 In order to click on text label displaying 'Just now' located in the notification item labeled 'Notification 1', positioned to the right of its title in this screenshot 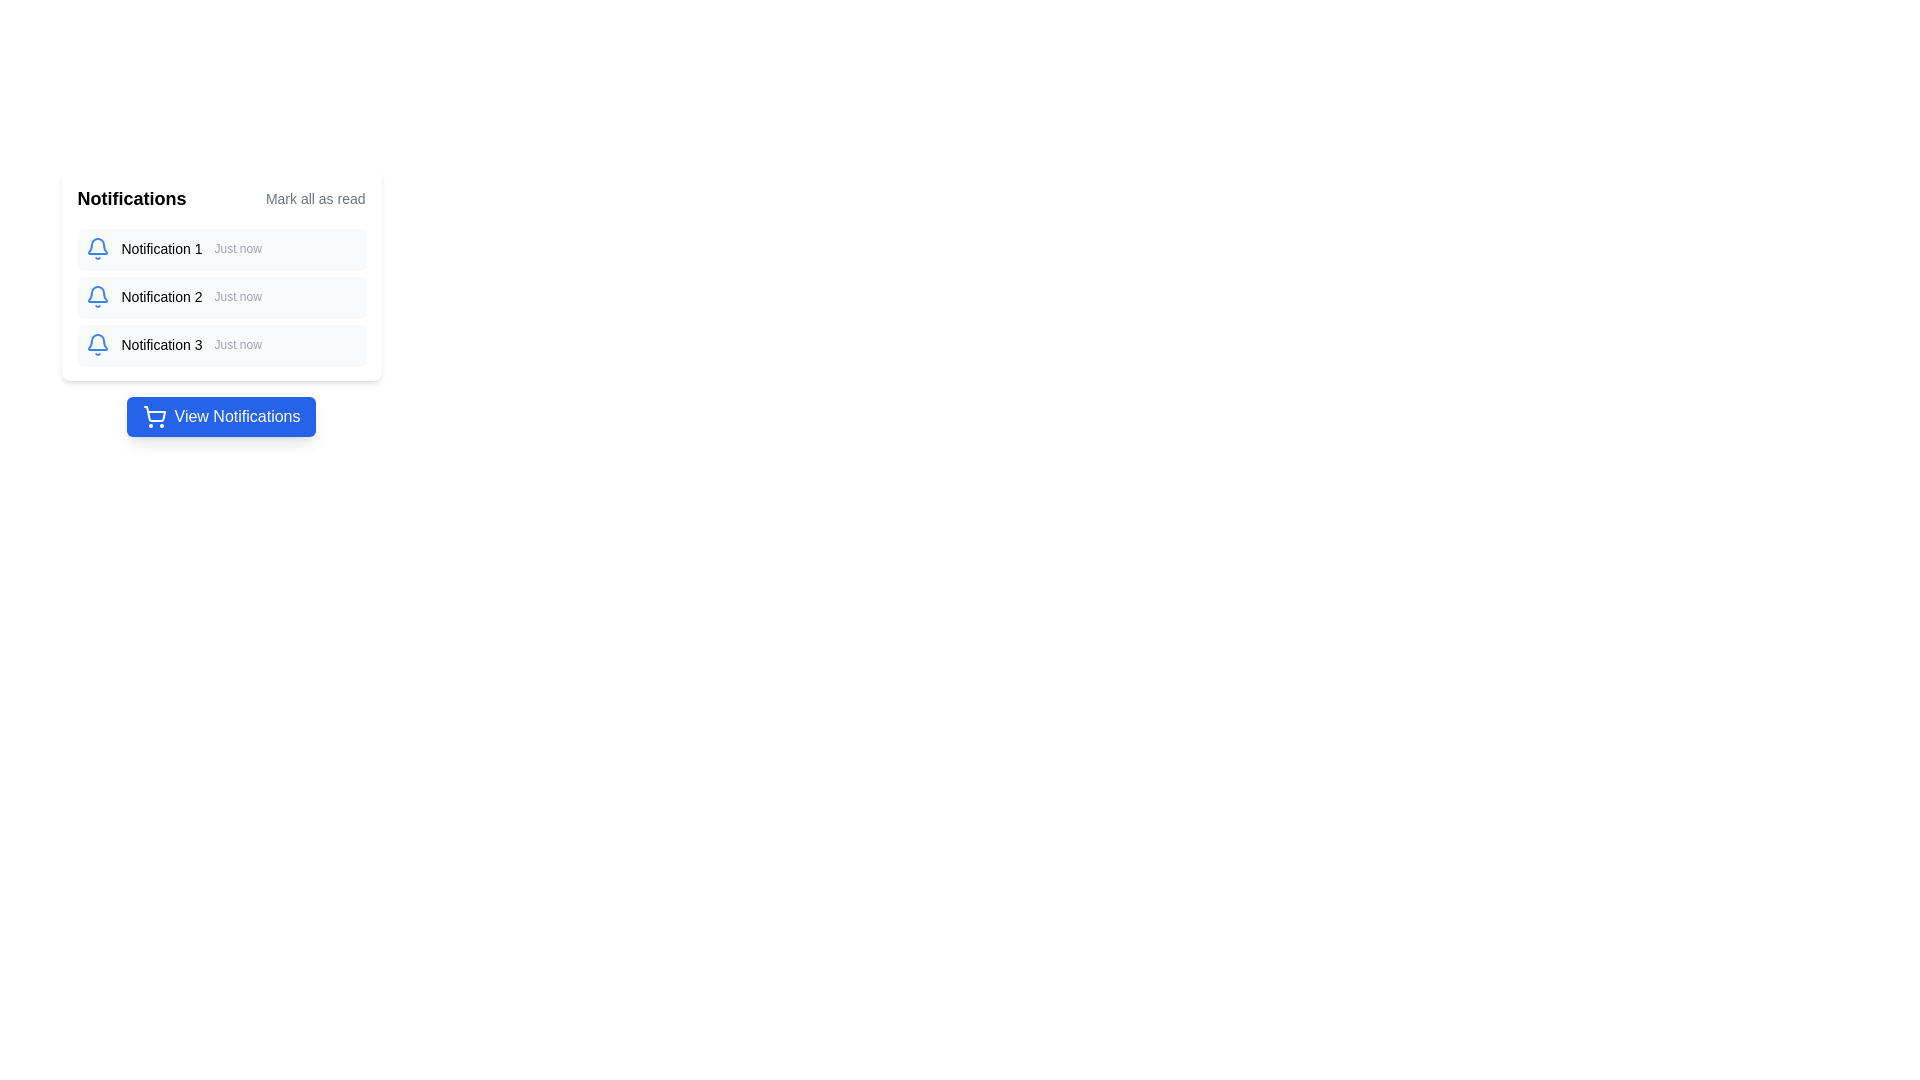, I will do `click(238, 248)`.